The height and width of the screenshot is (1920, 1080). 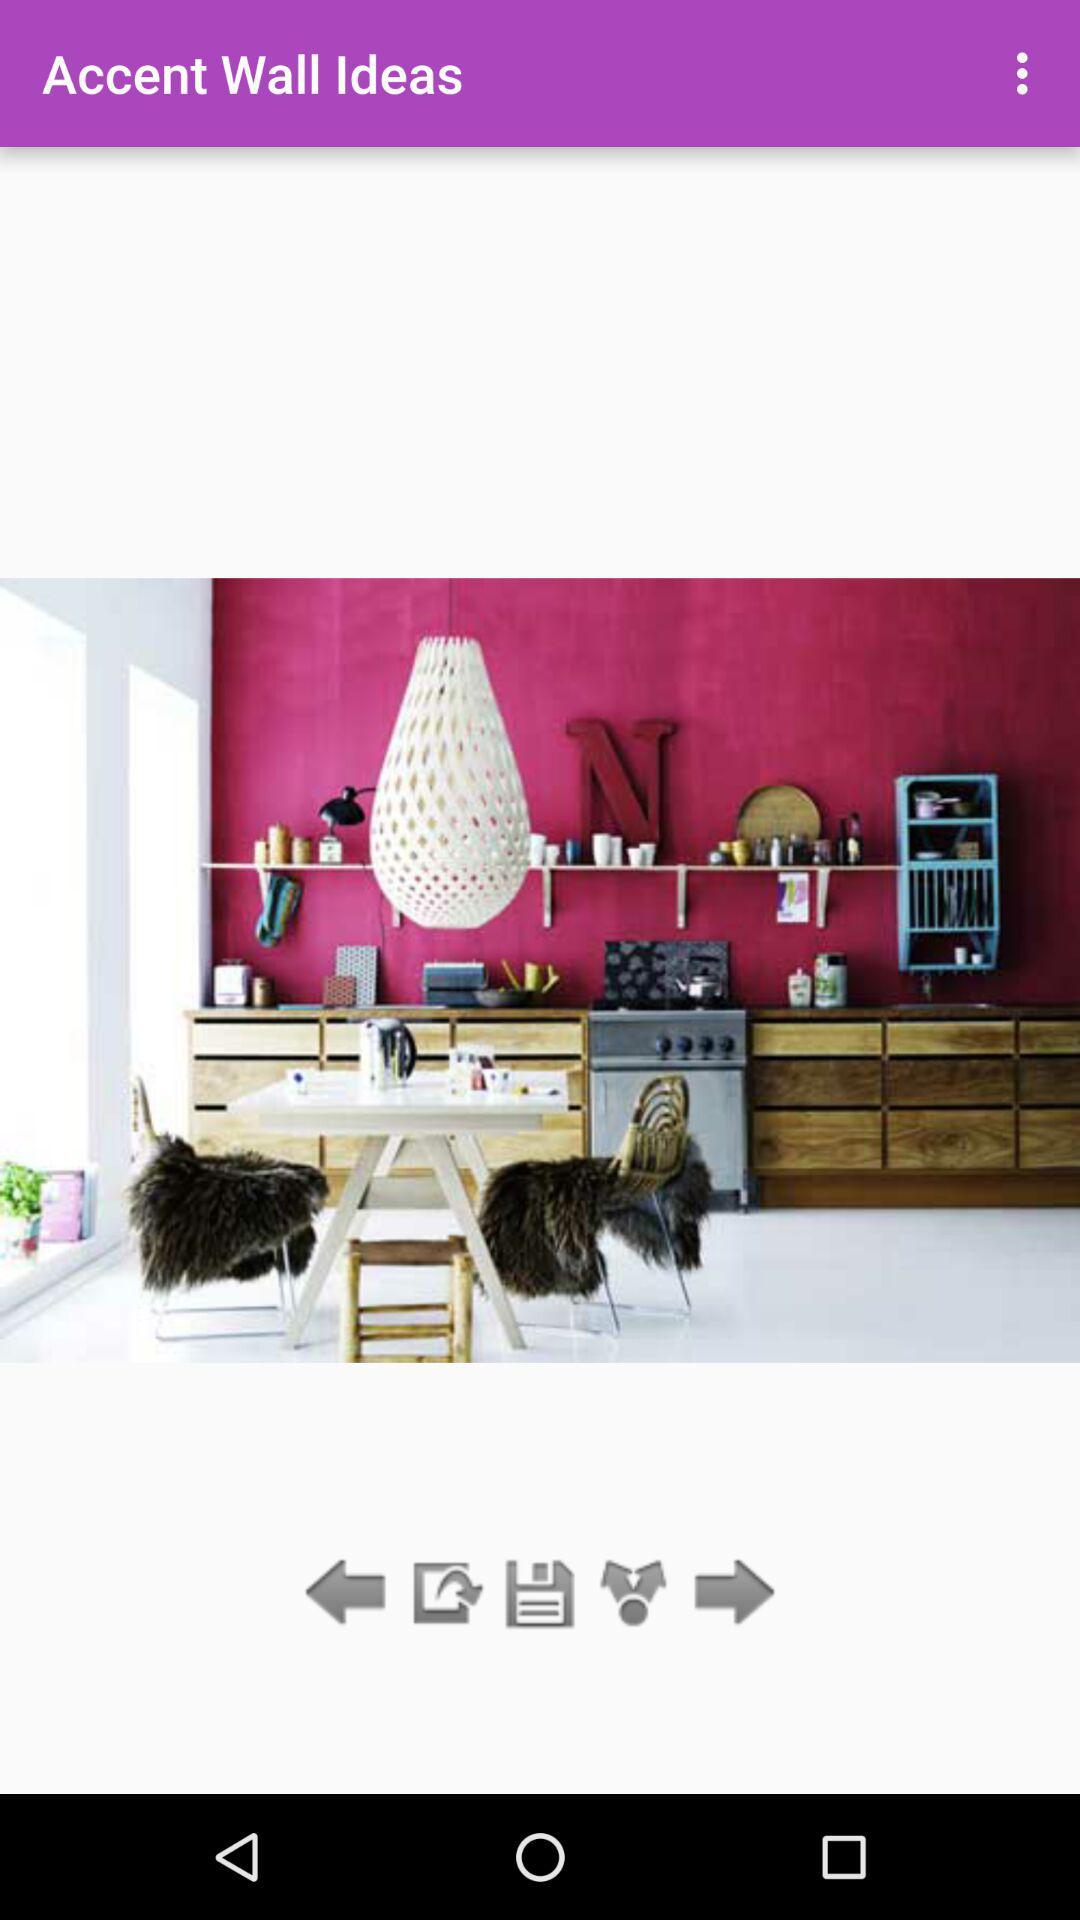 What do you see at coordinates (540, 1593) in the screenshot?
I see `project` at bounding box center [540, 1593].